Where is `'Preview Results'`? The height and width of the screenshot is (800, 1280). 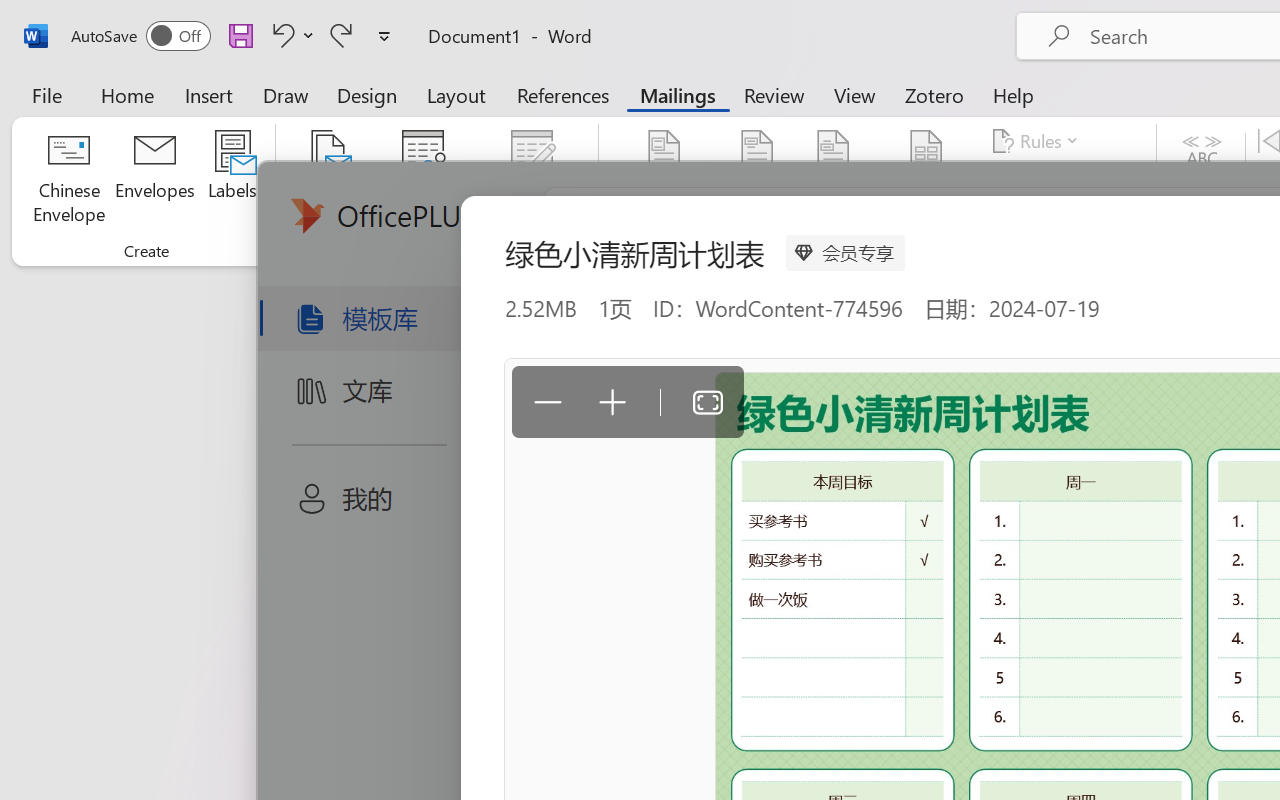 'Preview Results' is located at coordinates (1201, 179).